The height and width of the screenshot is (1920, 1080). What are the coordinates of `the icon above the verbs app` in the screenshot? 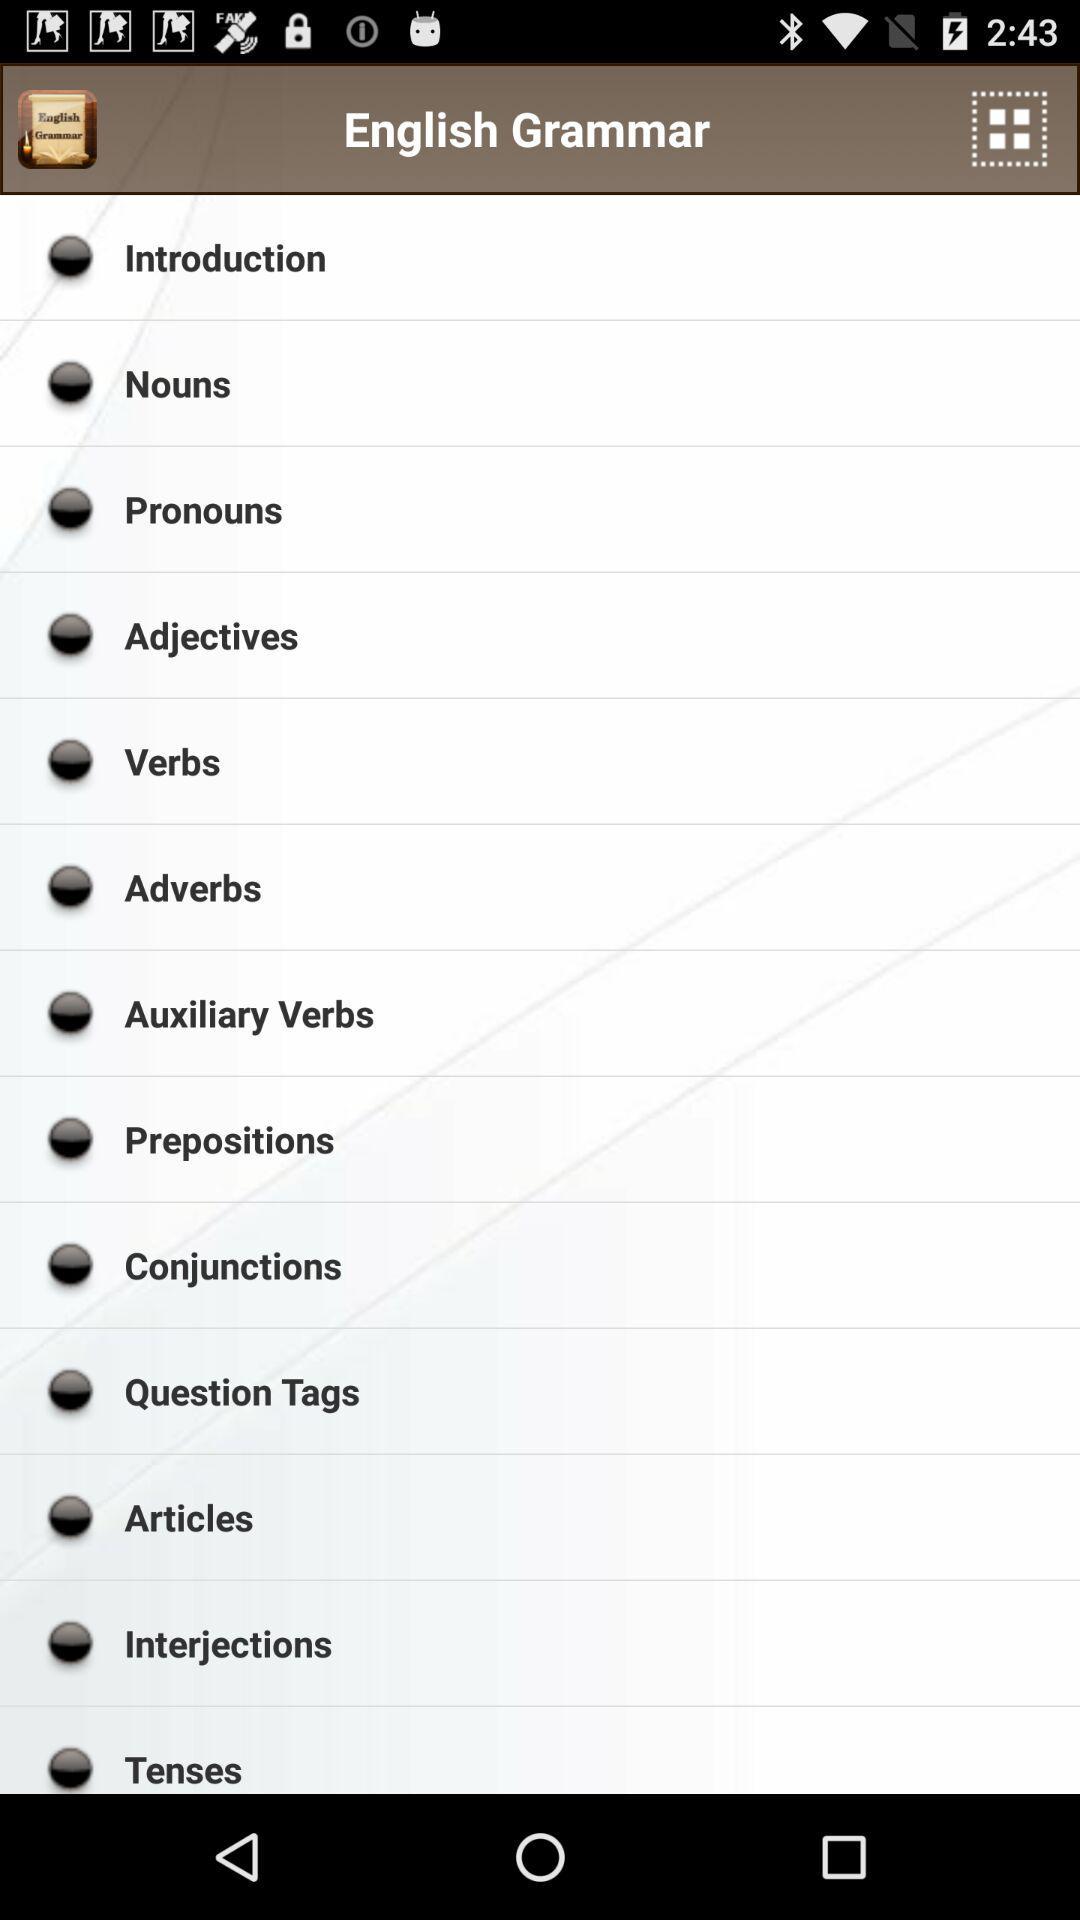 It's located at (594, 634).